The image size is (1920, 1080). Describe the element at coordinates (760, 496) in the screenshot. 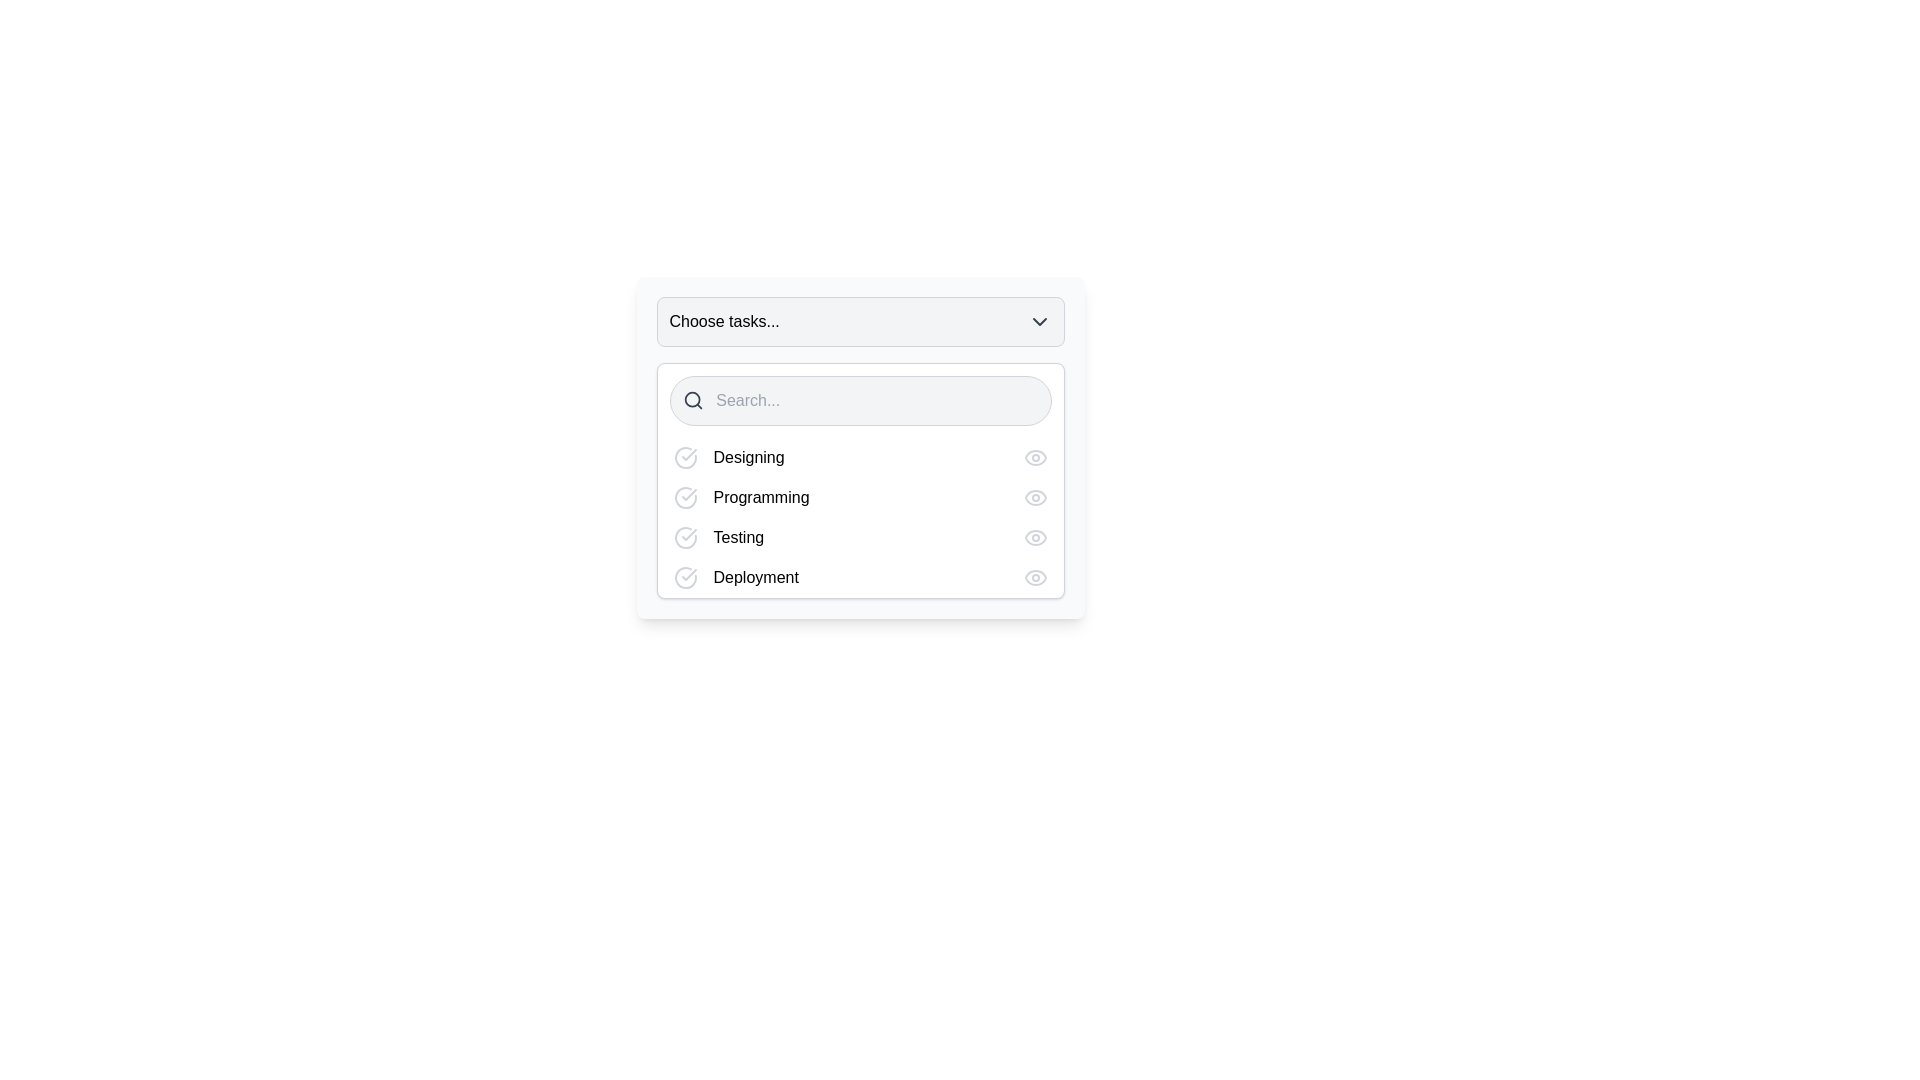

I see `the second text label in the list, which is positioned between 'Designing' and 'Testing'` at that location.